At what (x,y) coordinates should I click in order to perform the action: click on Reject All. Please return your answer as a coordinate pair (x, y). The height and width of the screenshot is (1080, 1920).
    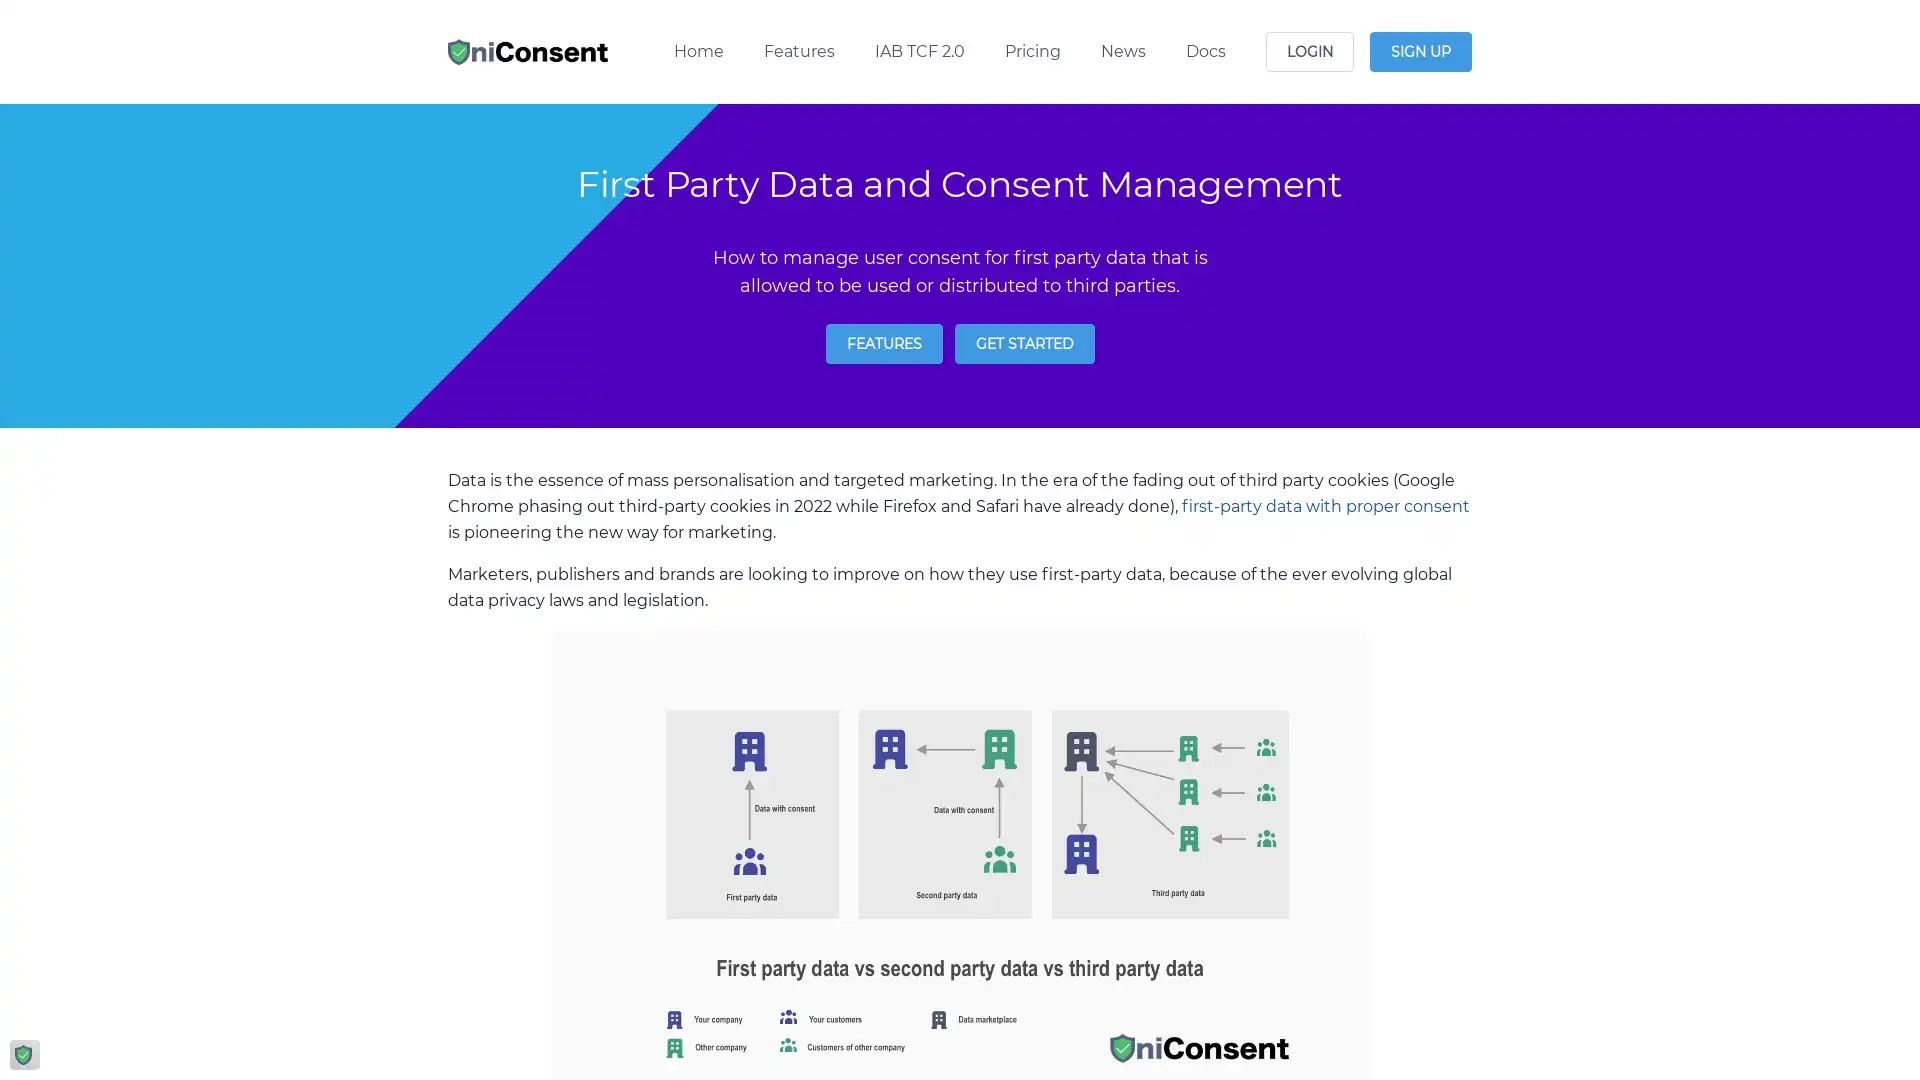
    Looking at the image, I should click on (281, 1043).